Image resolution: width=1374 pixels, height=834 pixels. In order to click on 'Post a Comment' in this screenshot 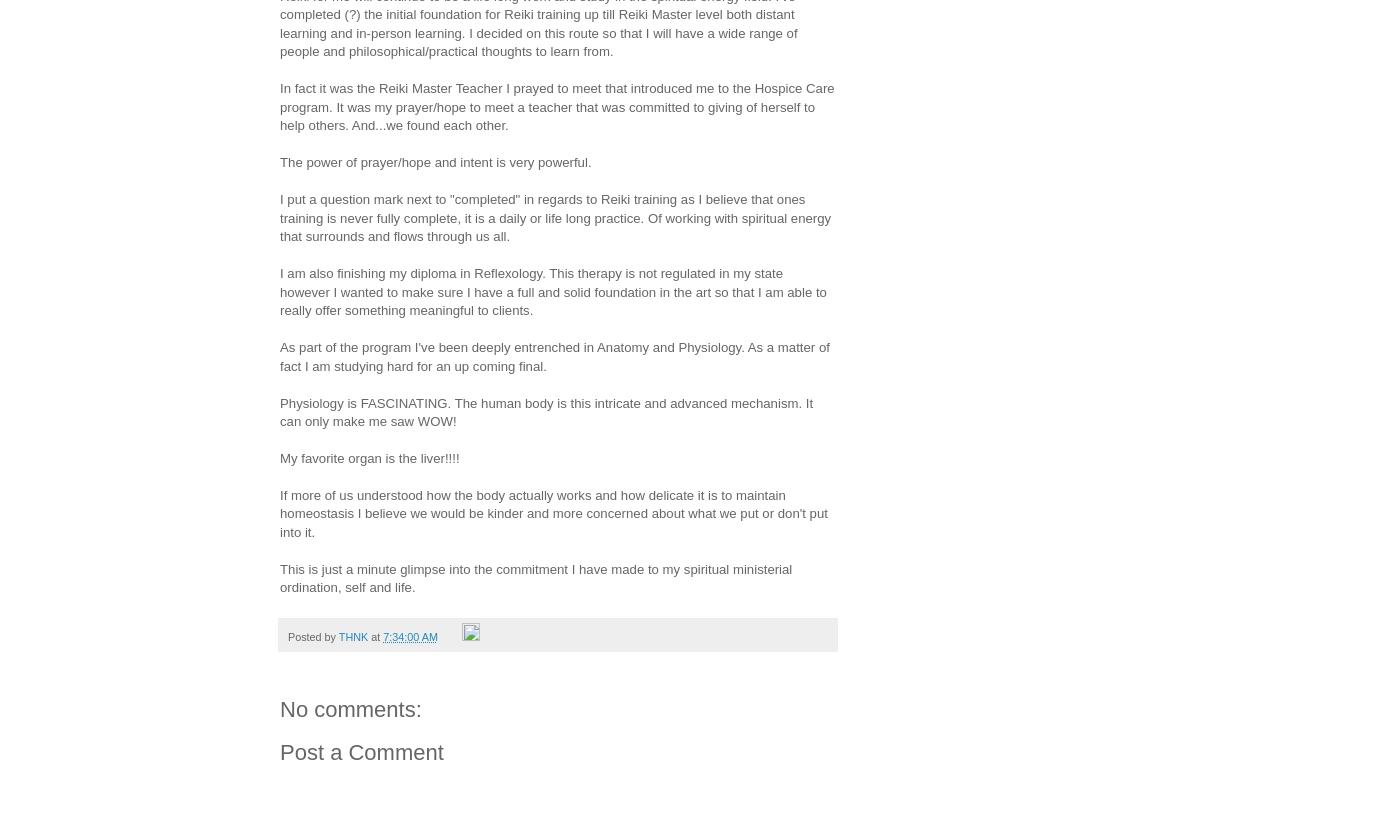, I will do `click(361, 751)`.